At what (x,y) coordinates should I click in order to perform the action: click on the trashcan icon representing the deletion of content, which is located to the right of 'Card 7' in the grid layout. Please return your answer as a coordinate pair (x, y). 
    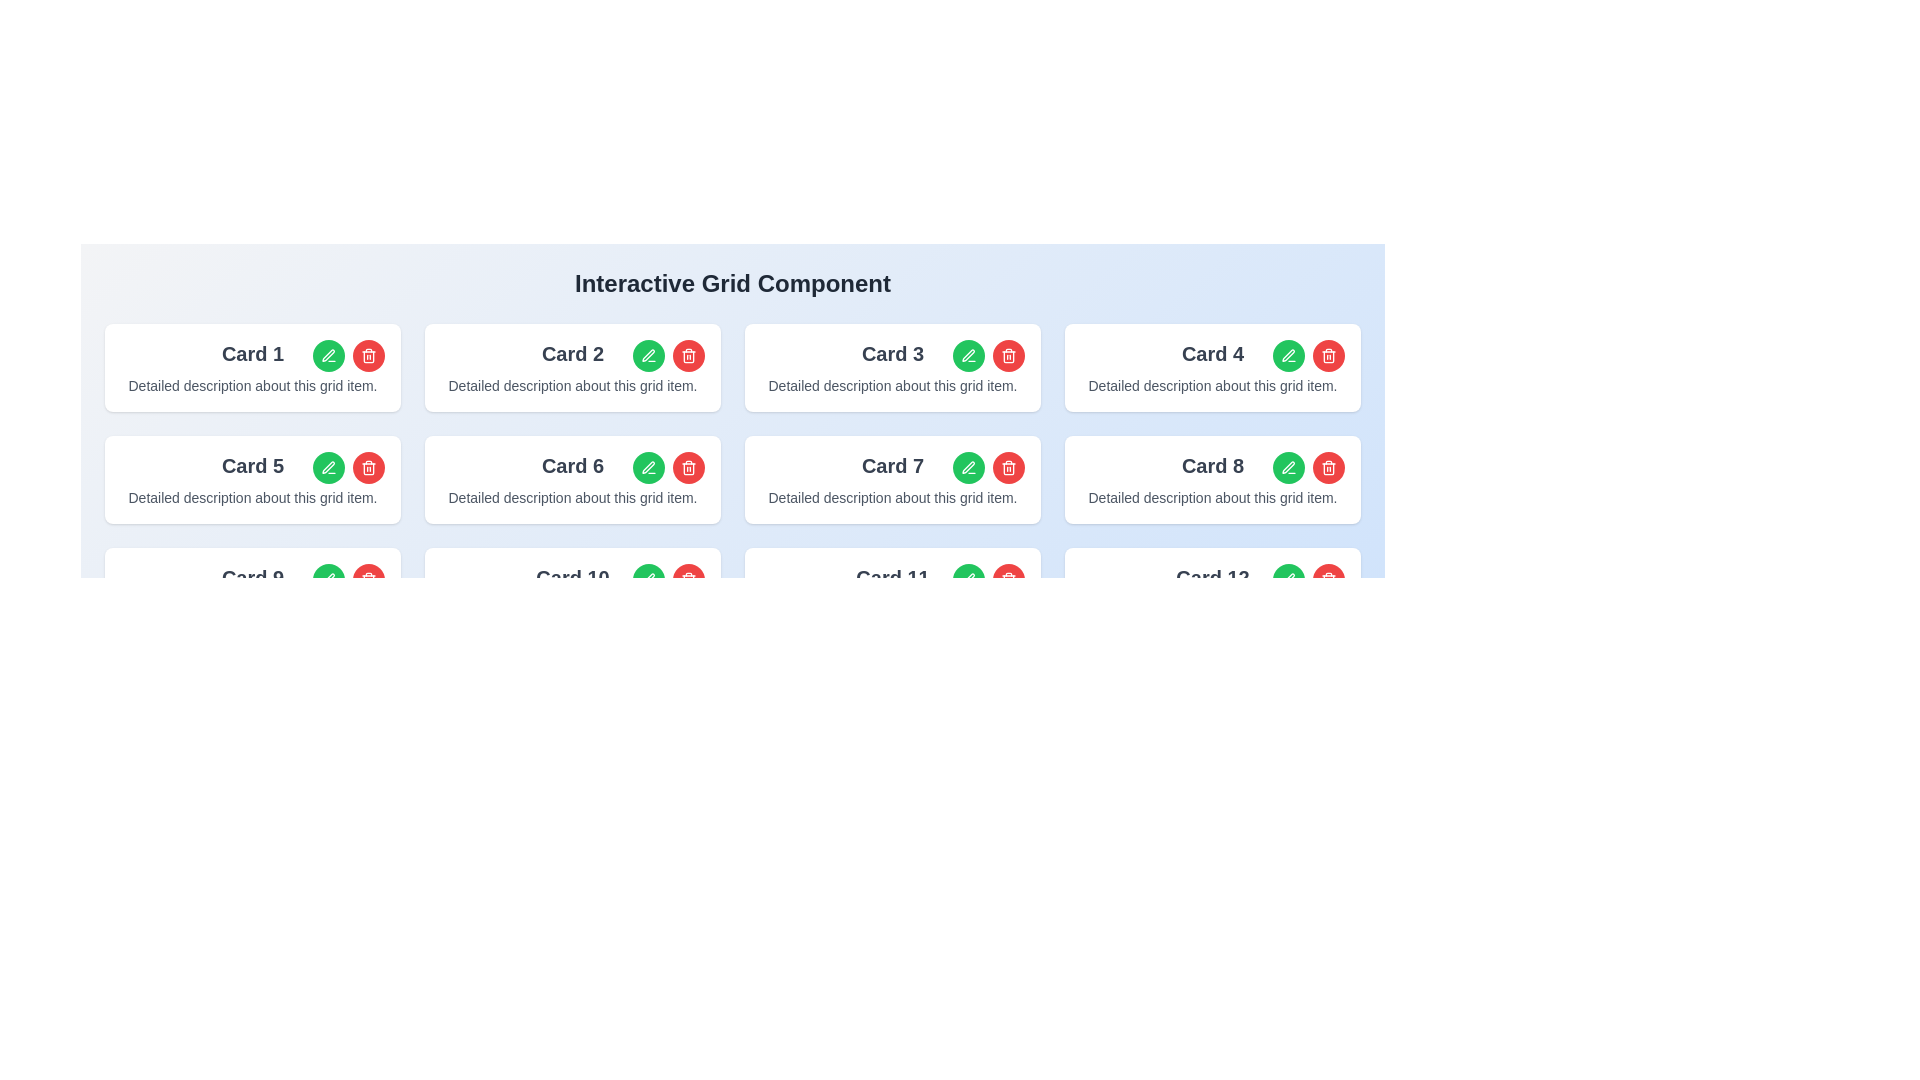
    Looking at the image, I should click on (1008, 356).